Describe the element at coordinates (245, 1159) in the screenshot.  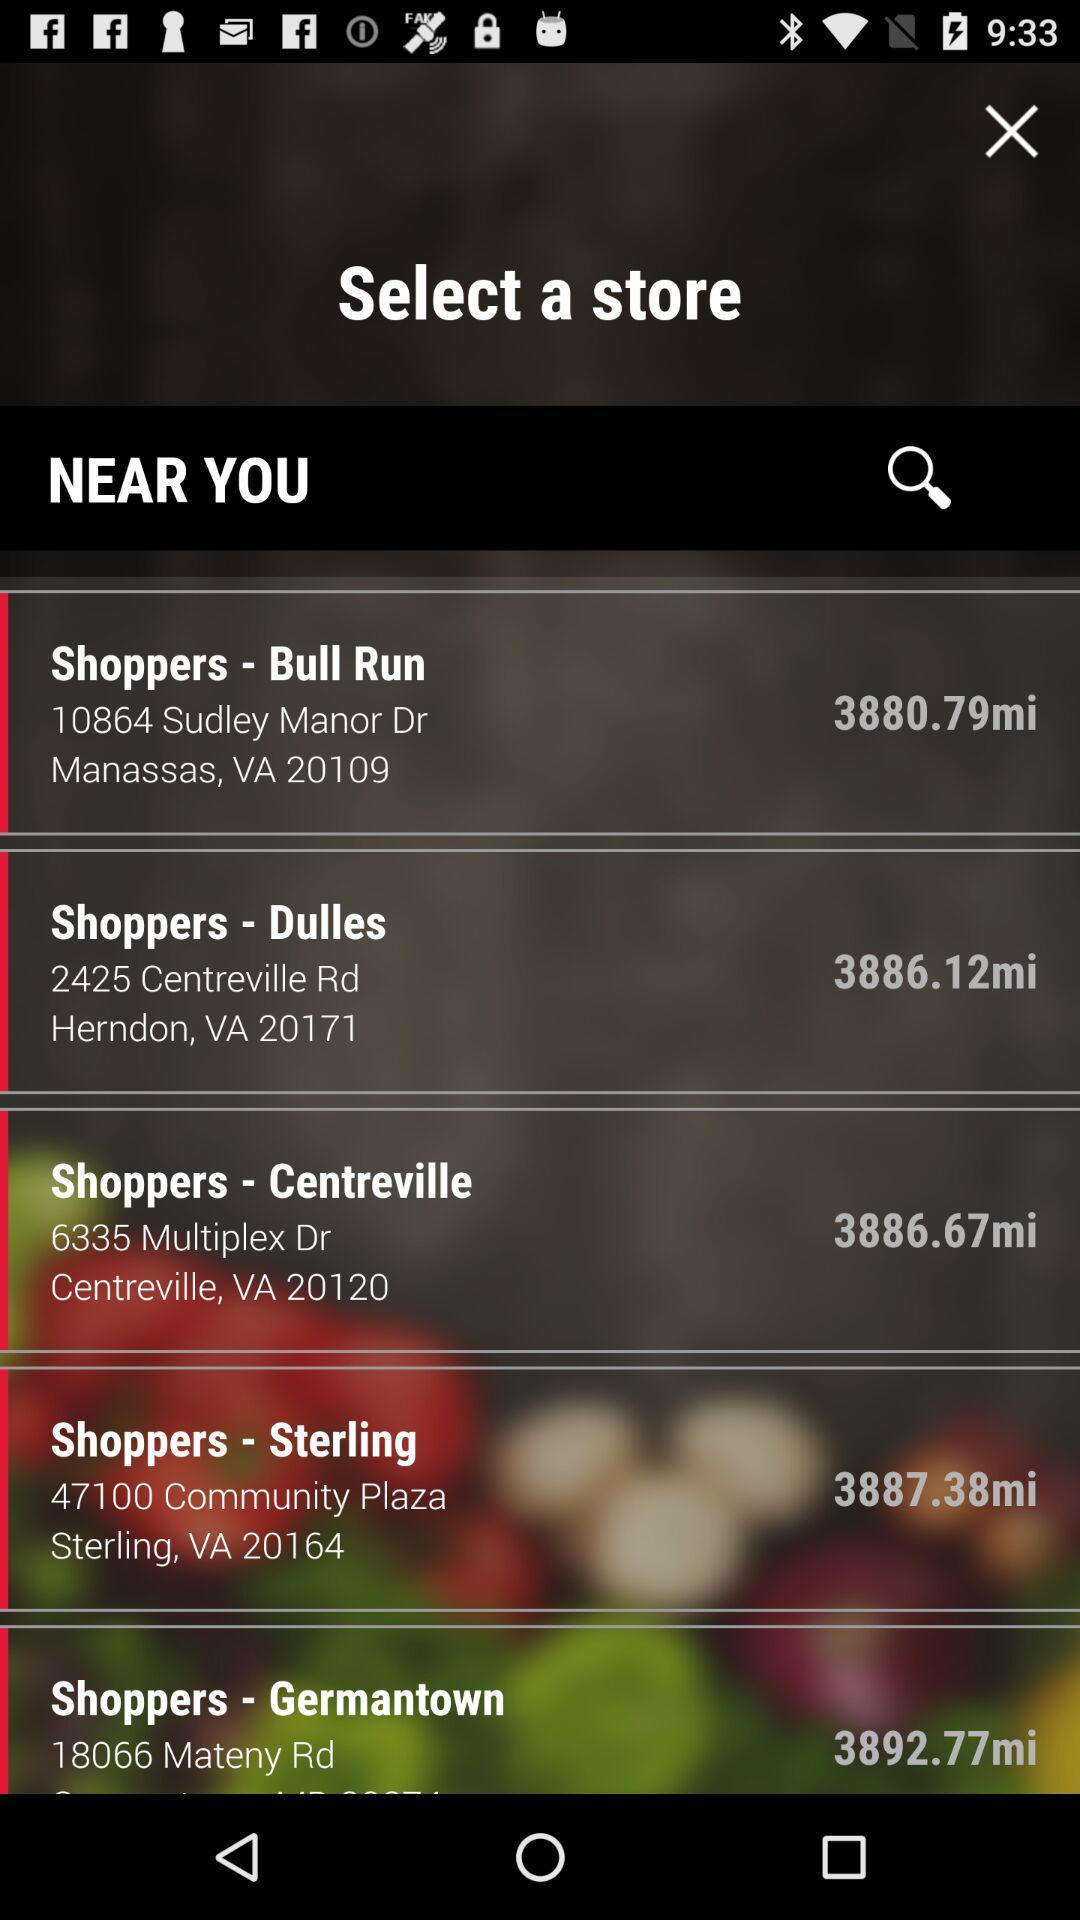
I see `the item above 6335 multiplex dr` at that location.